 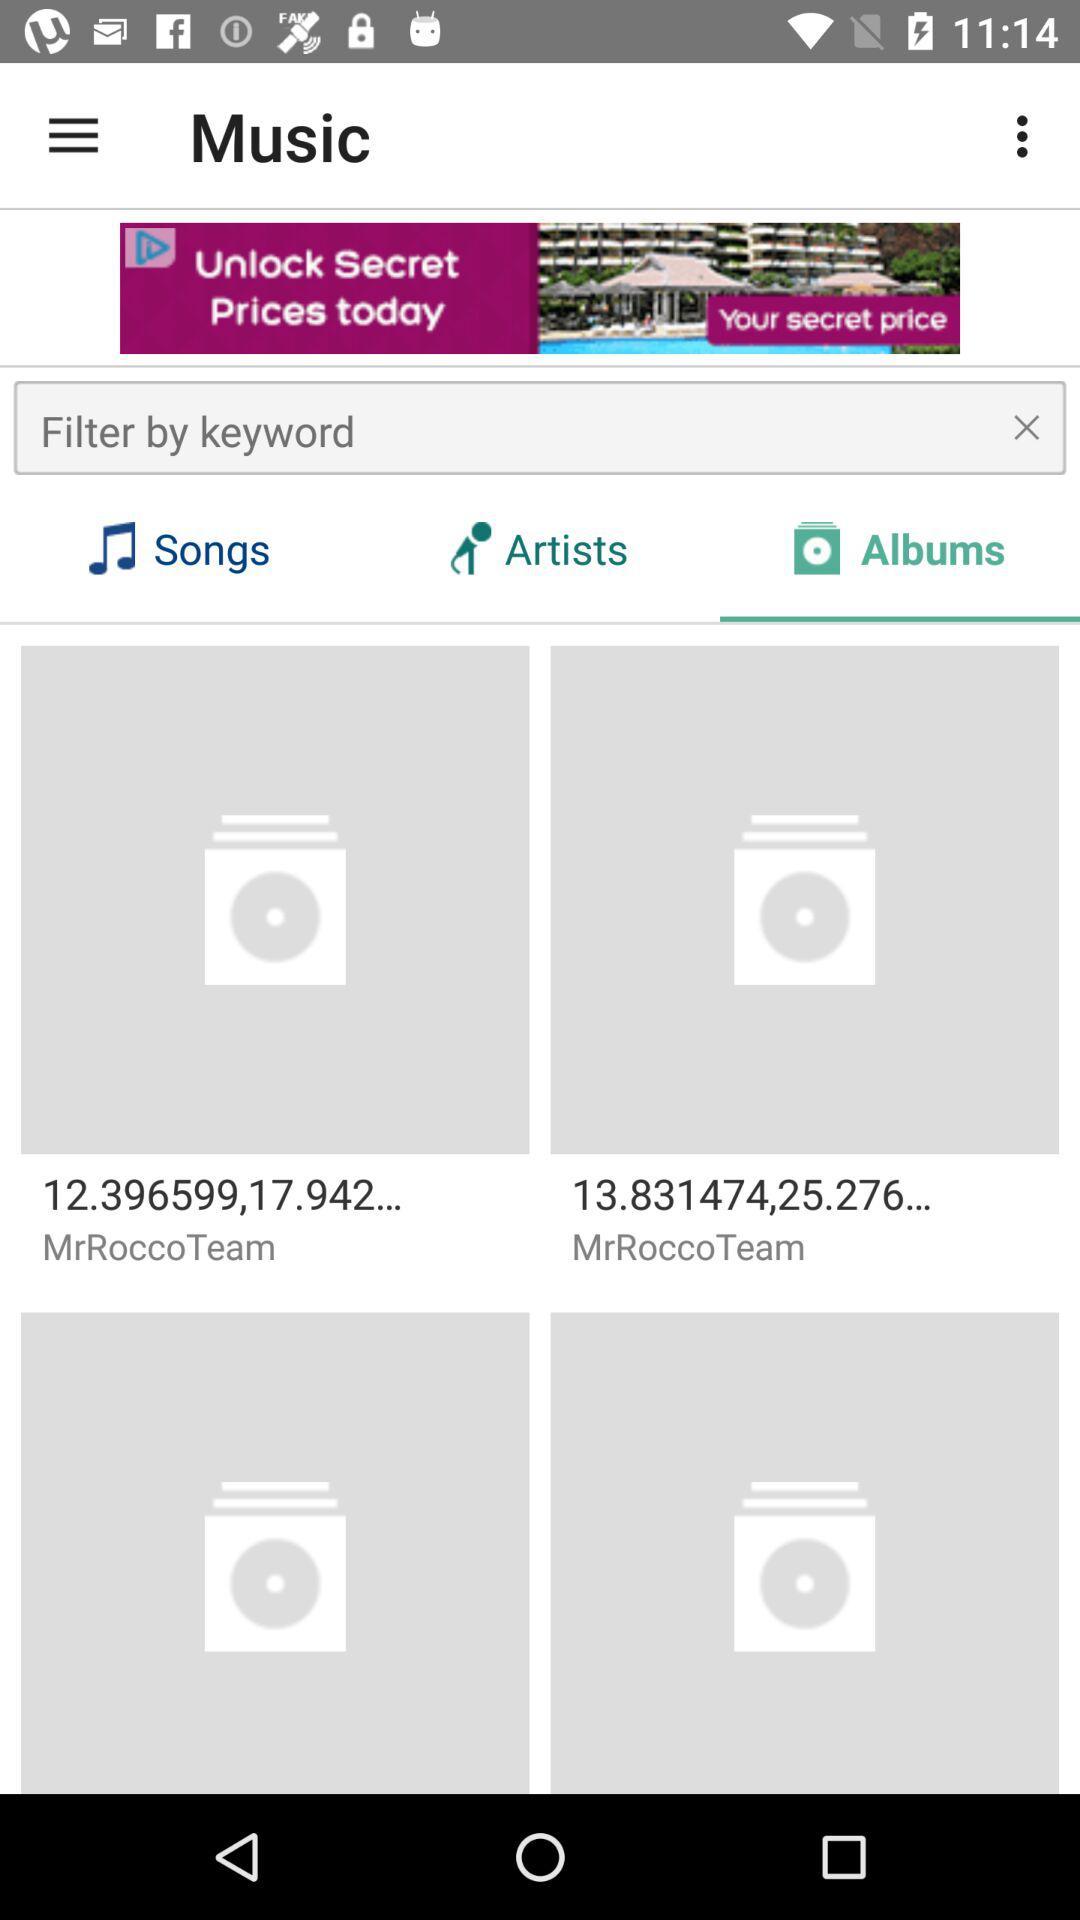 I want to click on keyword search, so click(x=540, y=426).